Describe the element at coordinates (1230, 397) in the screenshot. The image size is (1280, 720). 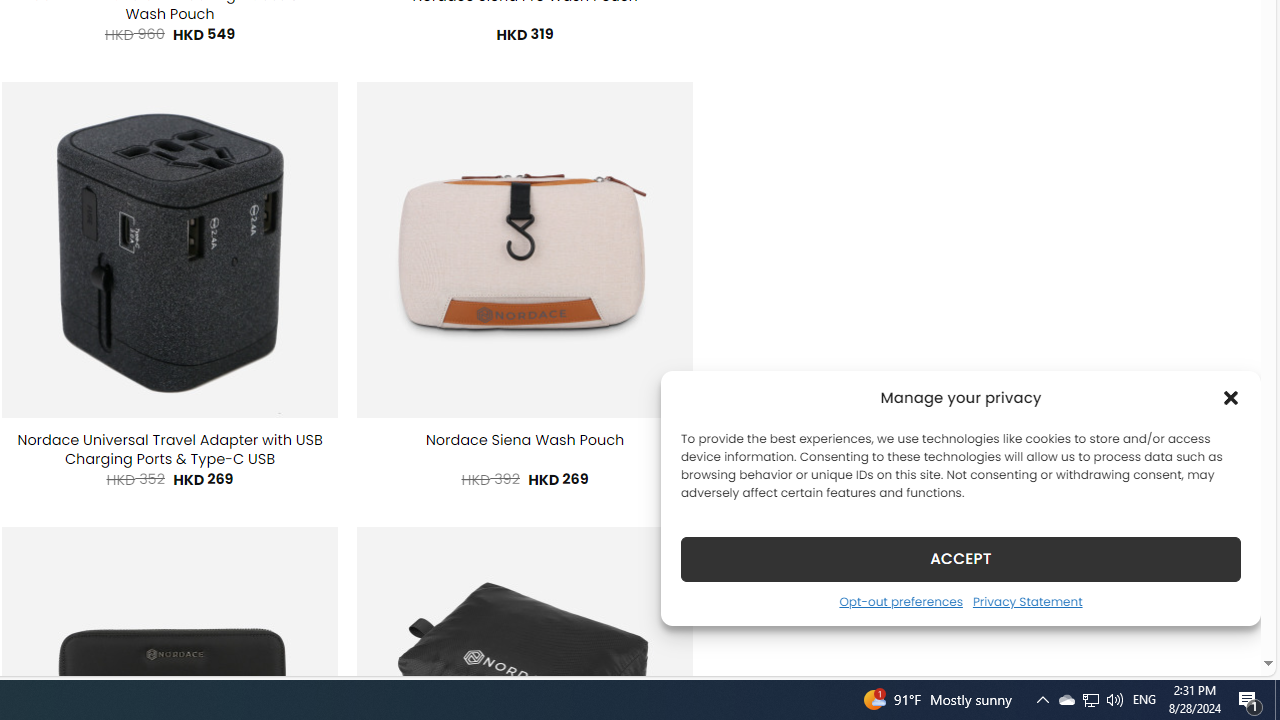
I see `'Class: cmplz-close'` at that location.